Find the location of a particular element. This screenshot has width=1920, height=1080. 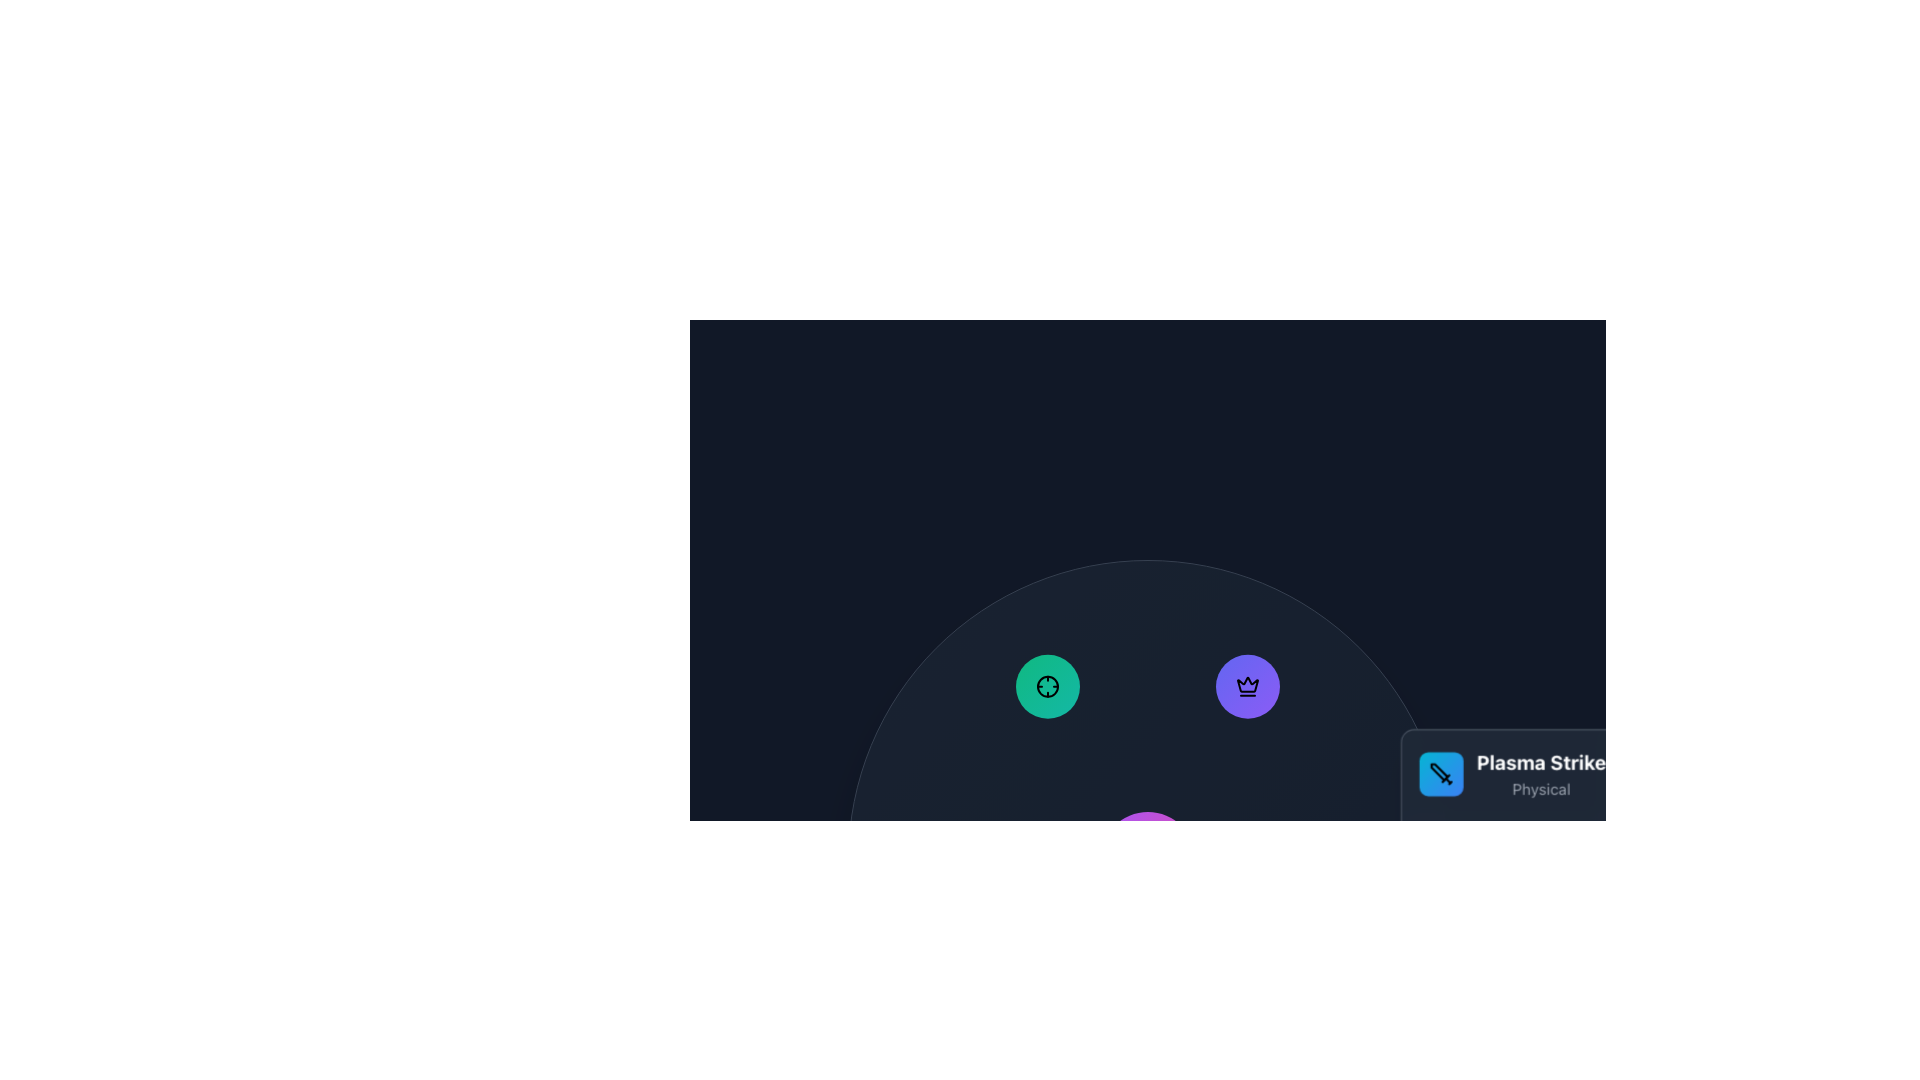

the text label element that reads 'Physical', styled in a small light gray font beneath the bold white text 'Plasma Strike' is located at coordinates (1540, 788).